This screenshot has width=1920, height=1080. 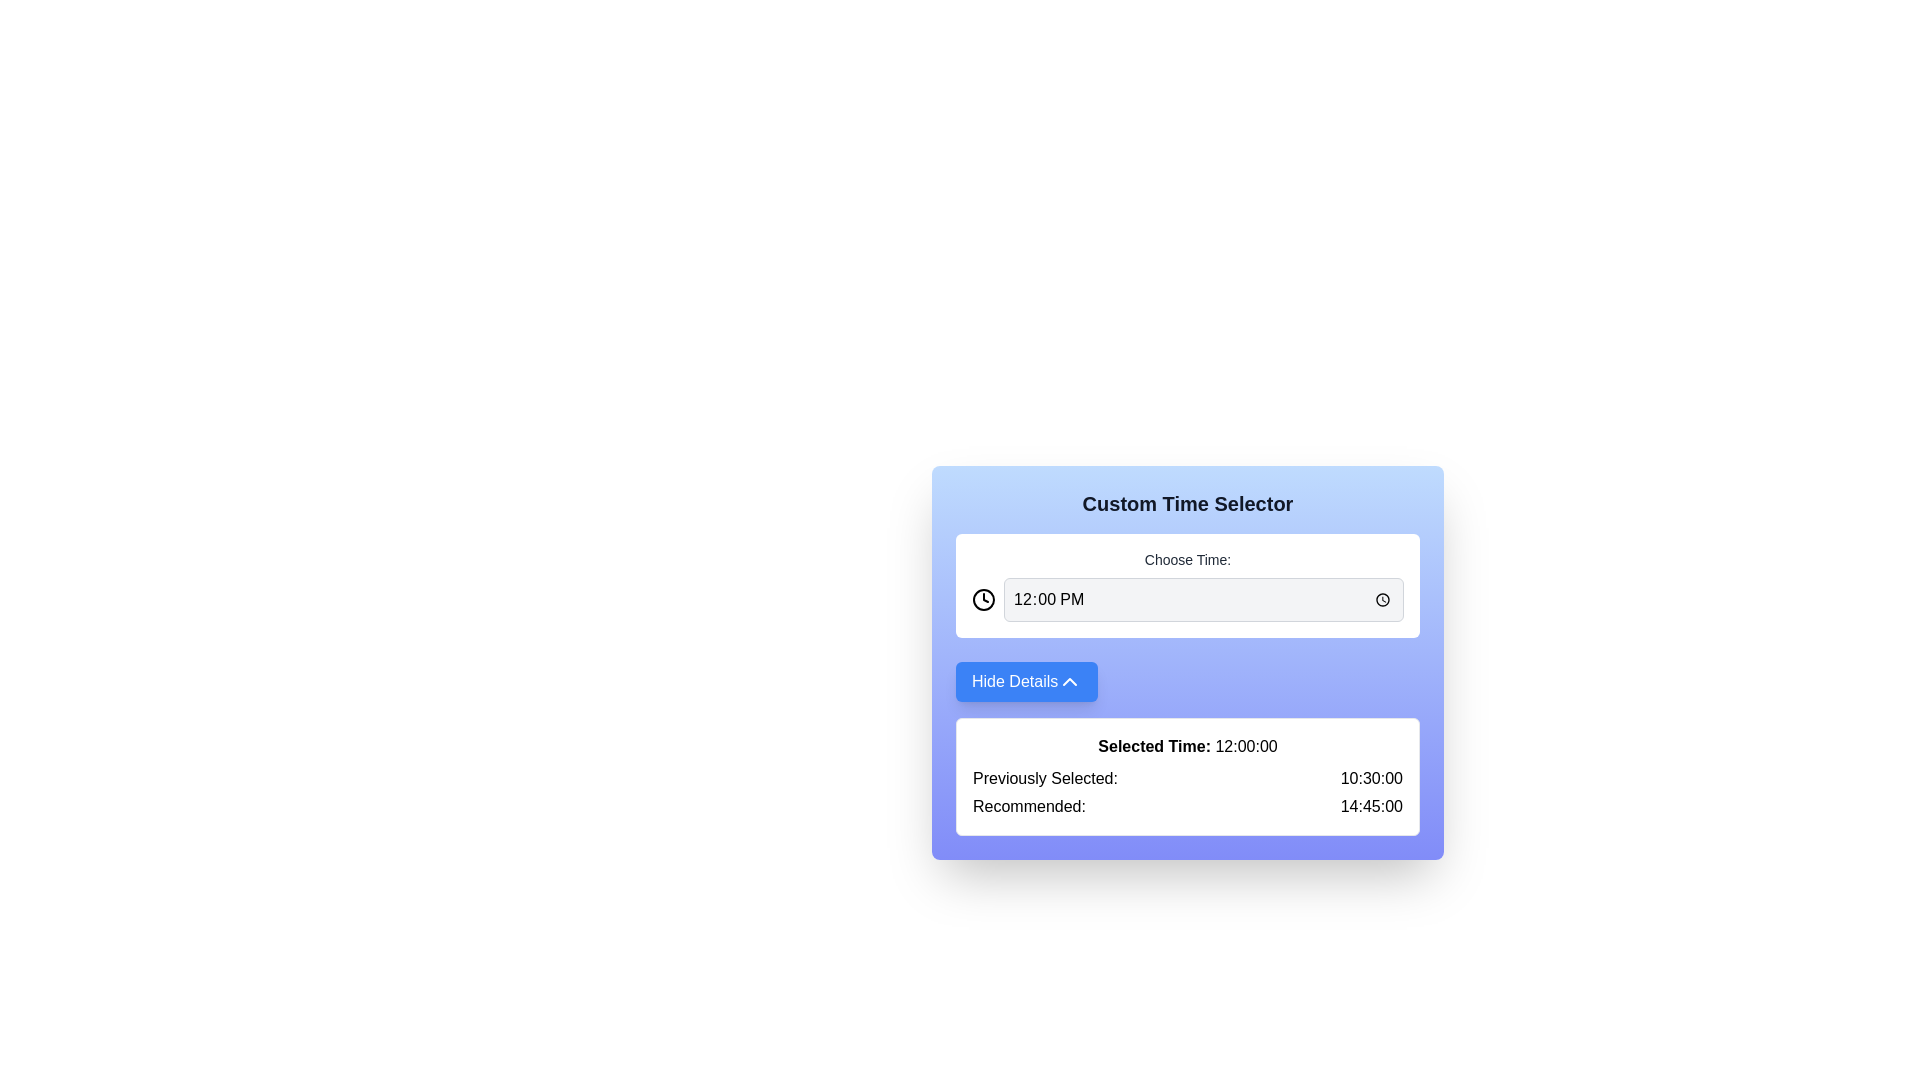 I want to click on the Text display element that showcases information about previously selected time for accessibility tools, so click(x=1188, y=778).